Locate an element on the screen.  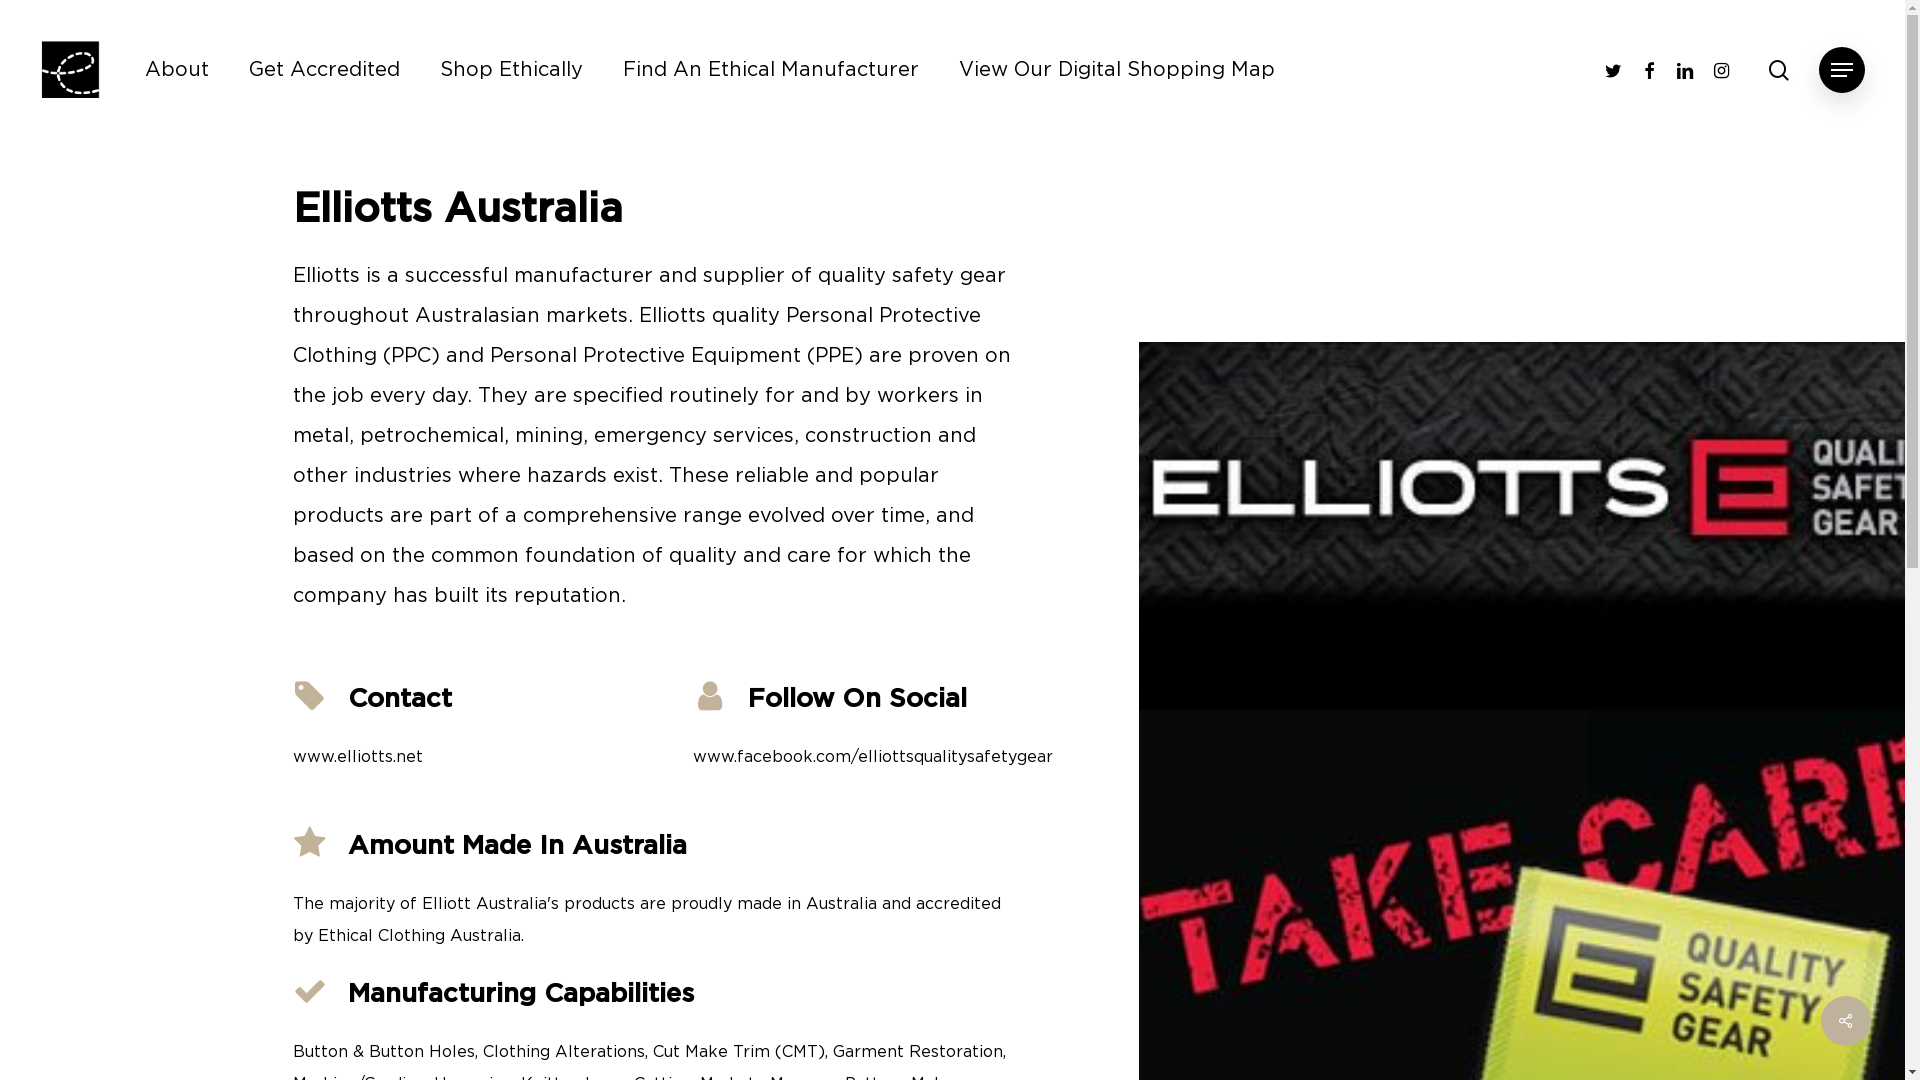
'Shop Ethically' is located at coordinates (511, 68).